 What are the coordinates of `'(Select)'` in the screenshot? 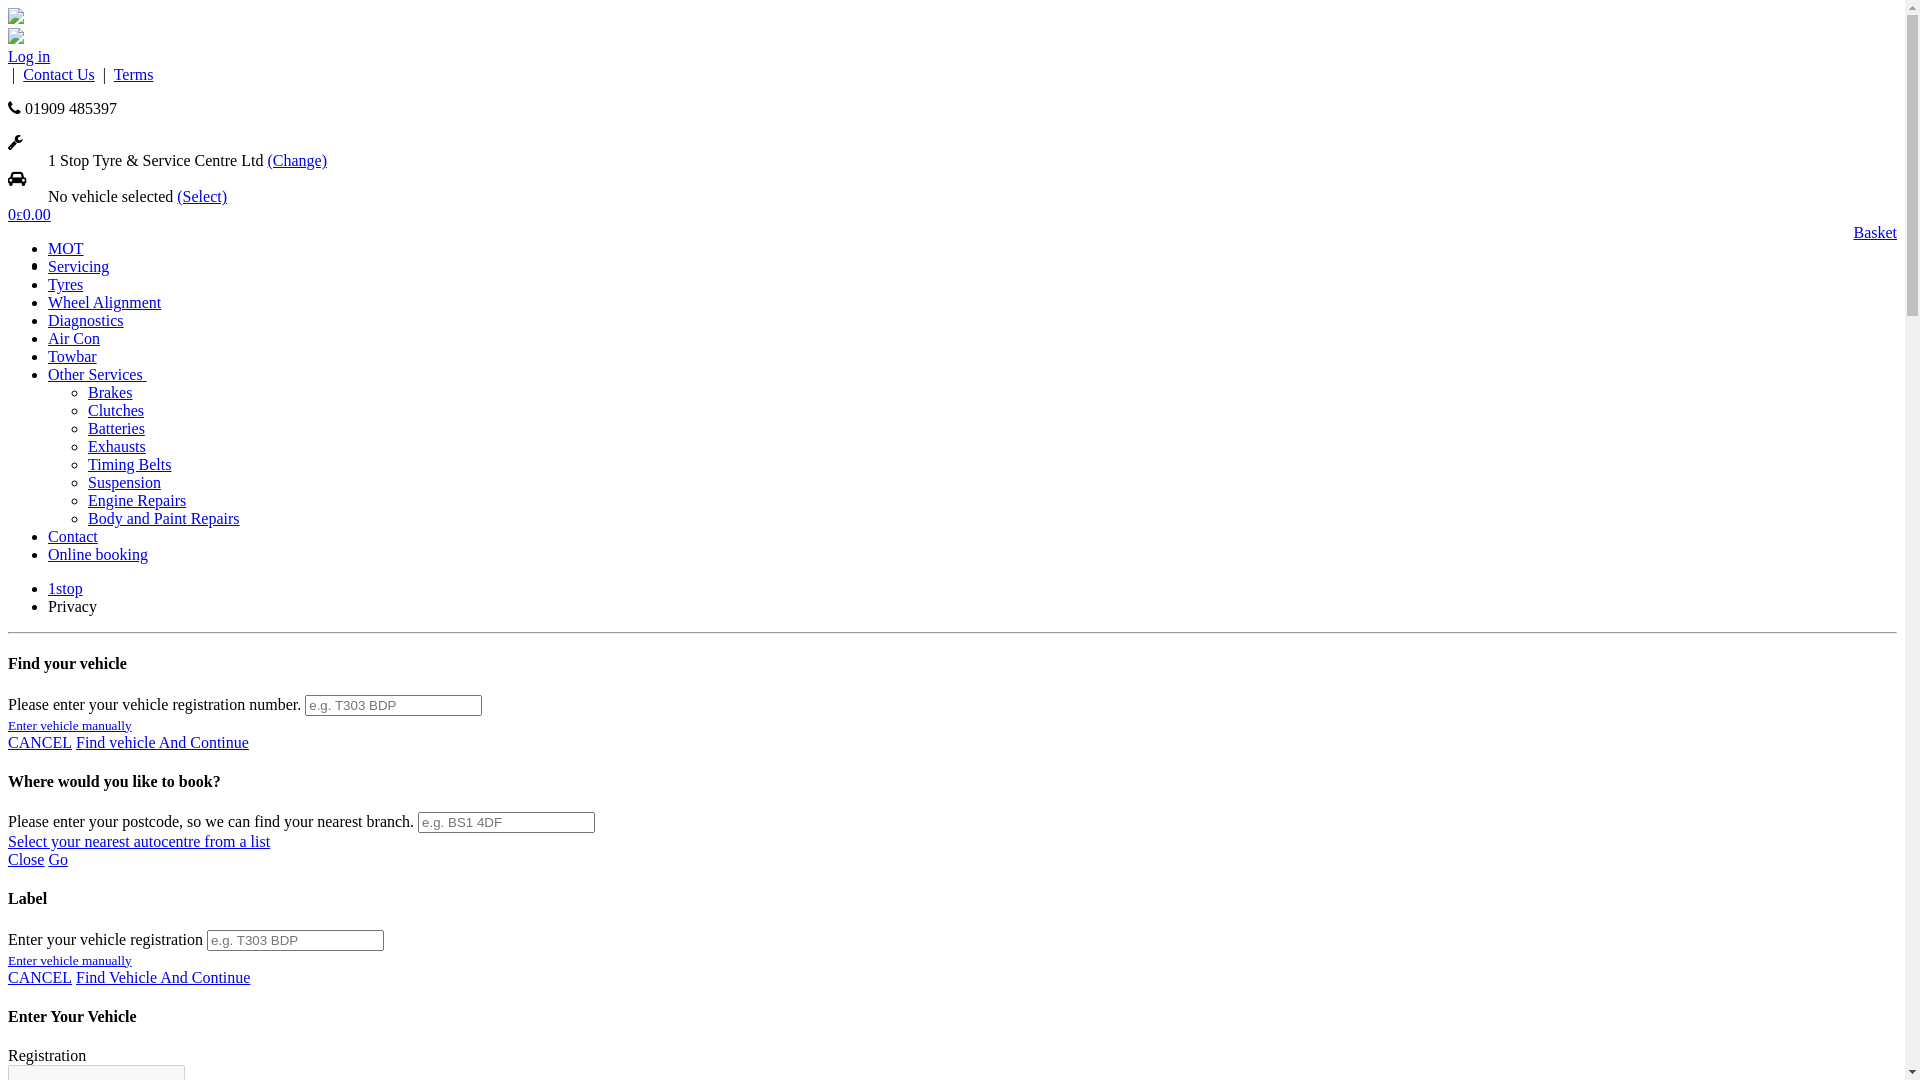 It's located at (201, 196).